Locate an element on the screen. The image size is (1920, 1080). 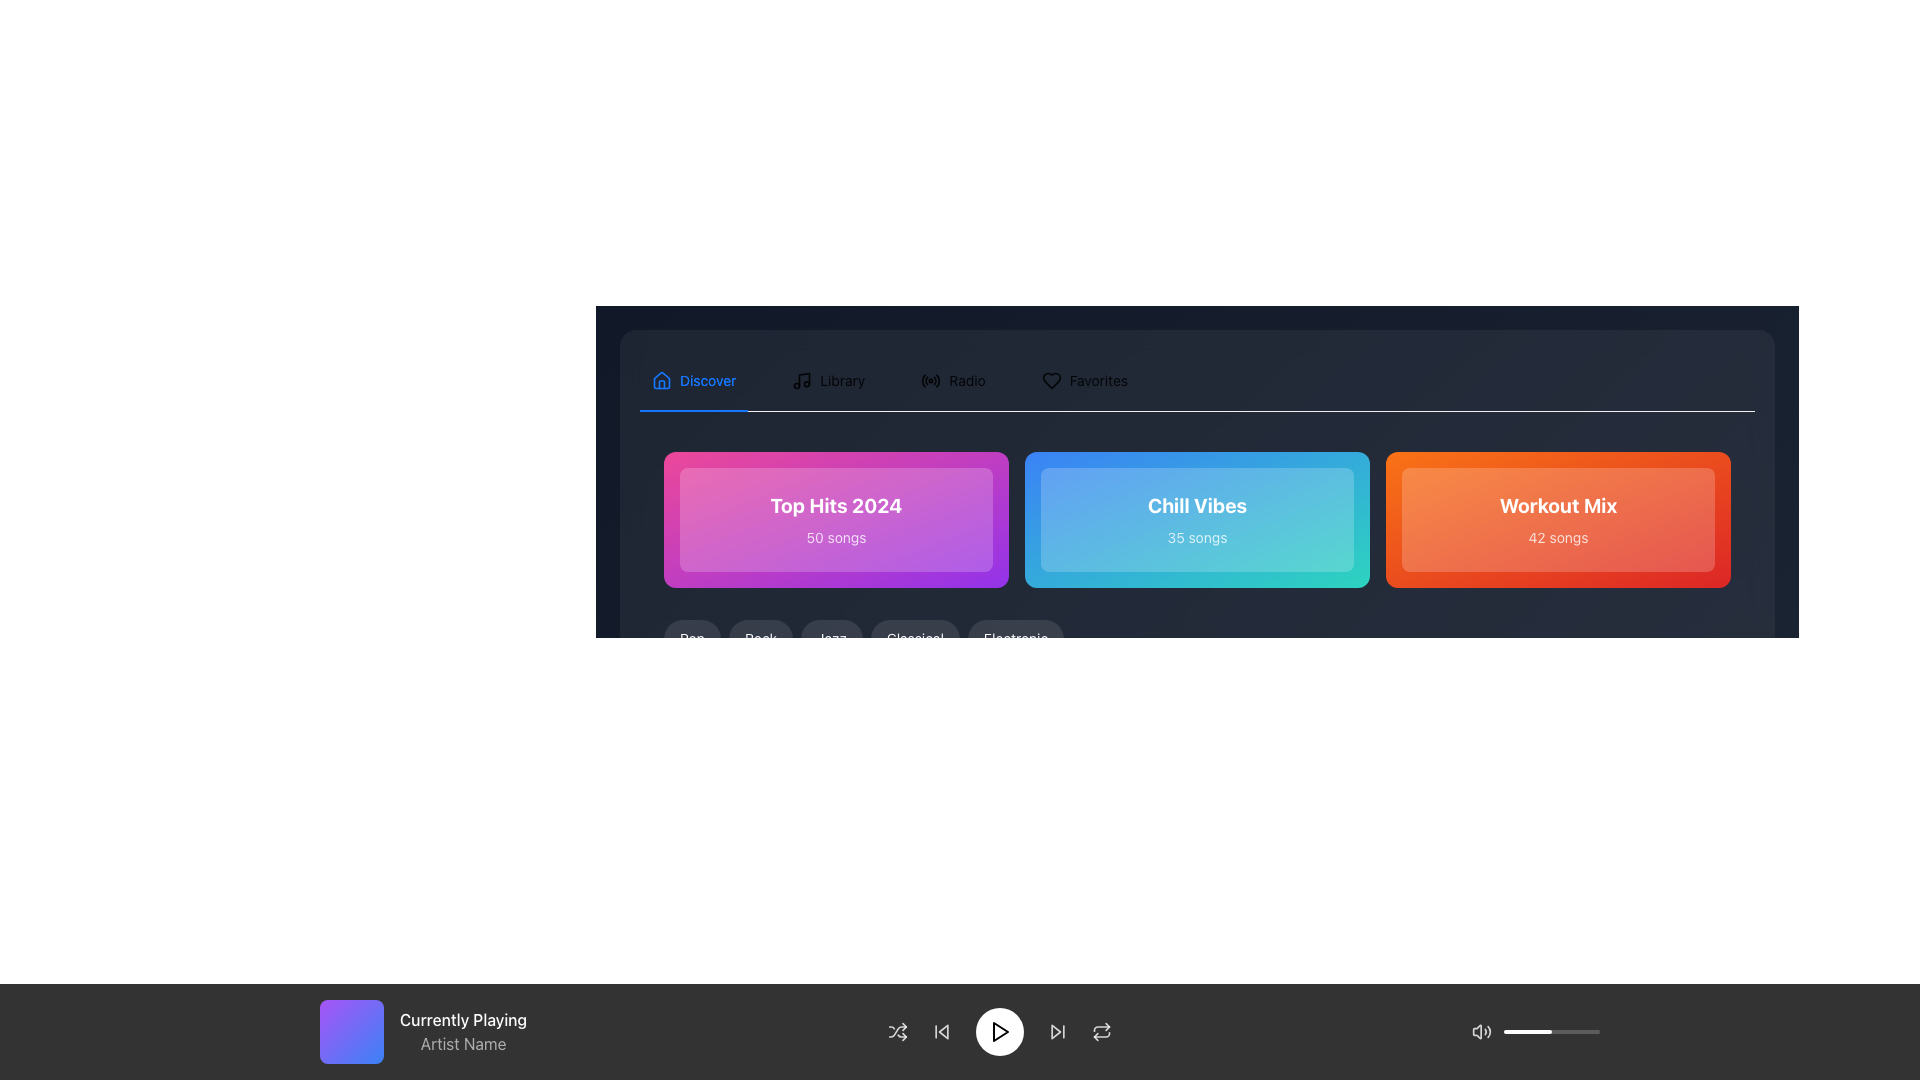
the circular icon resembling a radio wave broadcasting pattern in the navigation bar is located at coordinates (930, 381).